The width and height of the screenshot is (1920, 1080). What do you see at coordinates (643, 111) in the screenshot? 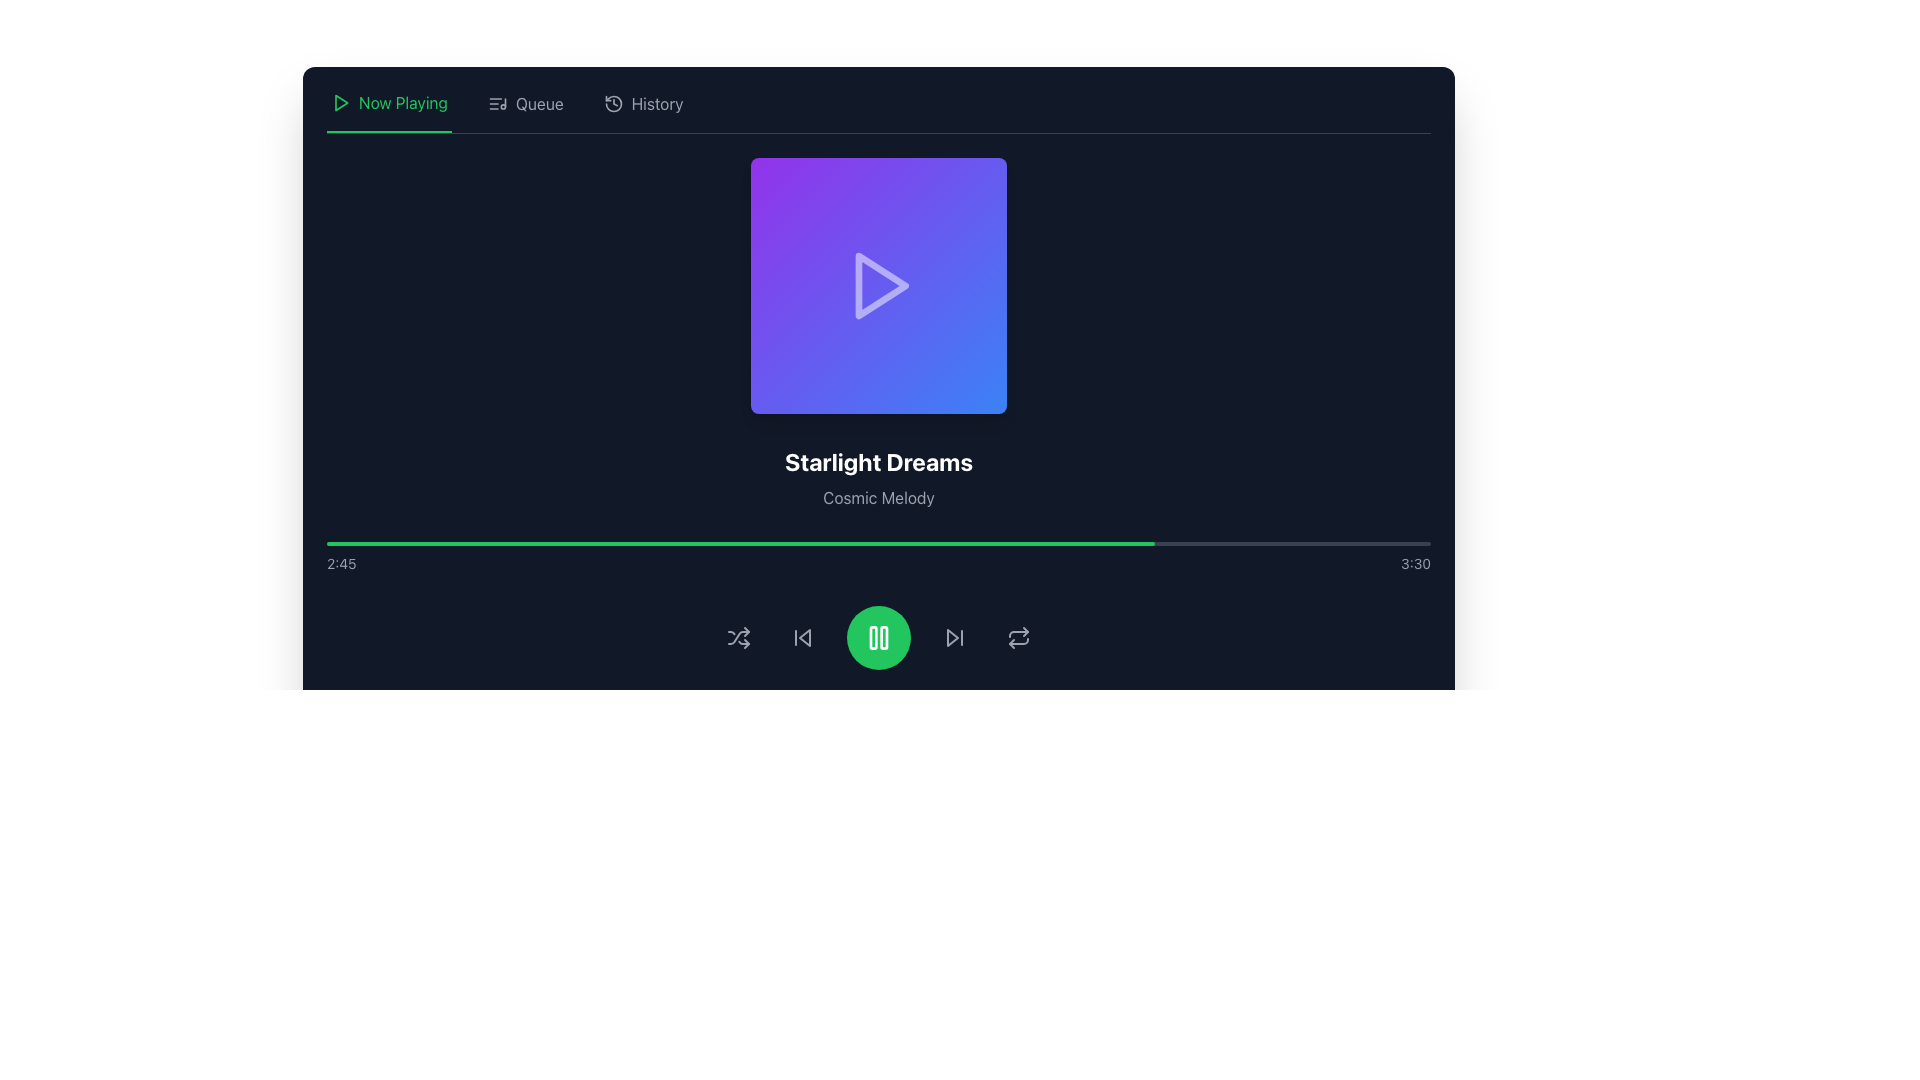
I see `the 'History' navigation menu item, which includes a clock icon and the label 'History'` at bounding box center [643, 111].